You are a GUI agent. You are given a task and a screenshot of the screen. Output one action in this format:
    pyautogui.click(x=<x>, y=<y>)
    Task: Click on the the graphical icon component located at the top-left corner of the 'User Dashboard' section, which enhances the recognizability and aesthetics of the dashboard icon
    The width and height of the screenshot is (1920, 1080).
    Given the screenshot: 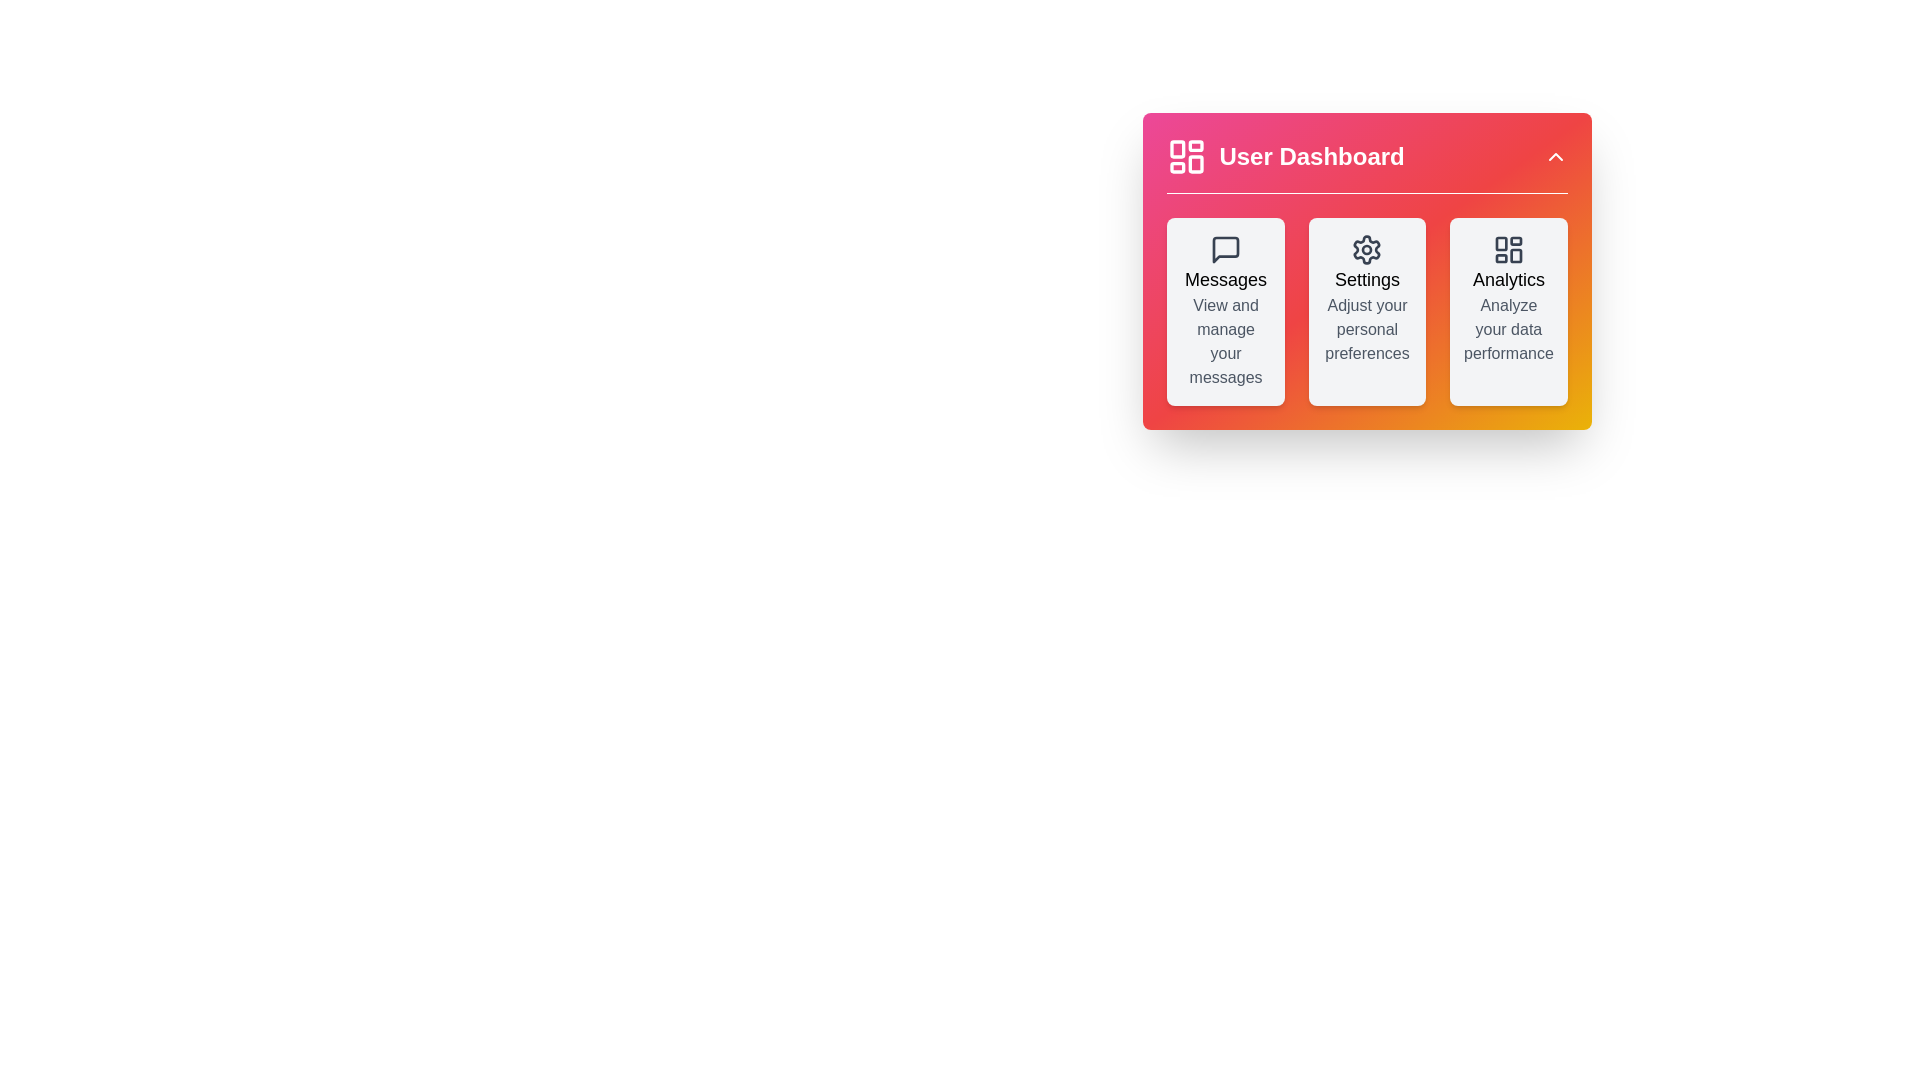 What is the action you would take?
    pyautogui.click(x=1178, y=148)
    